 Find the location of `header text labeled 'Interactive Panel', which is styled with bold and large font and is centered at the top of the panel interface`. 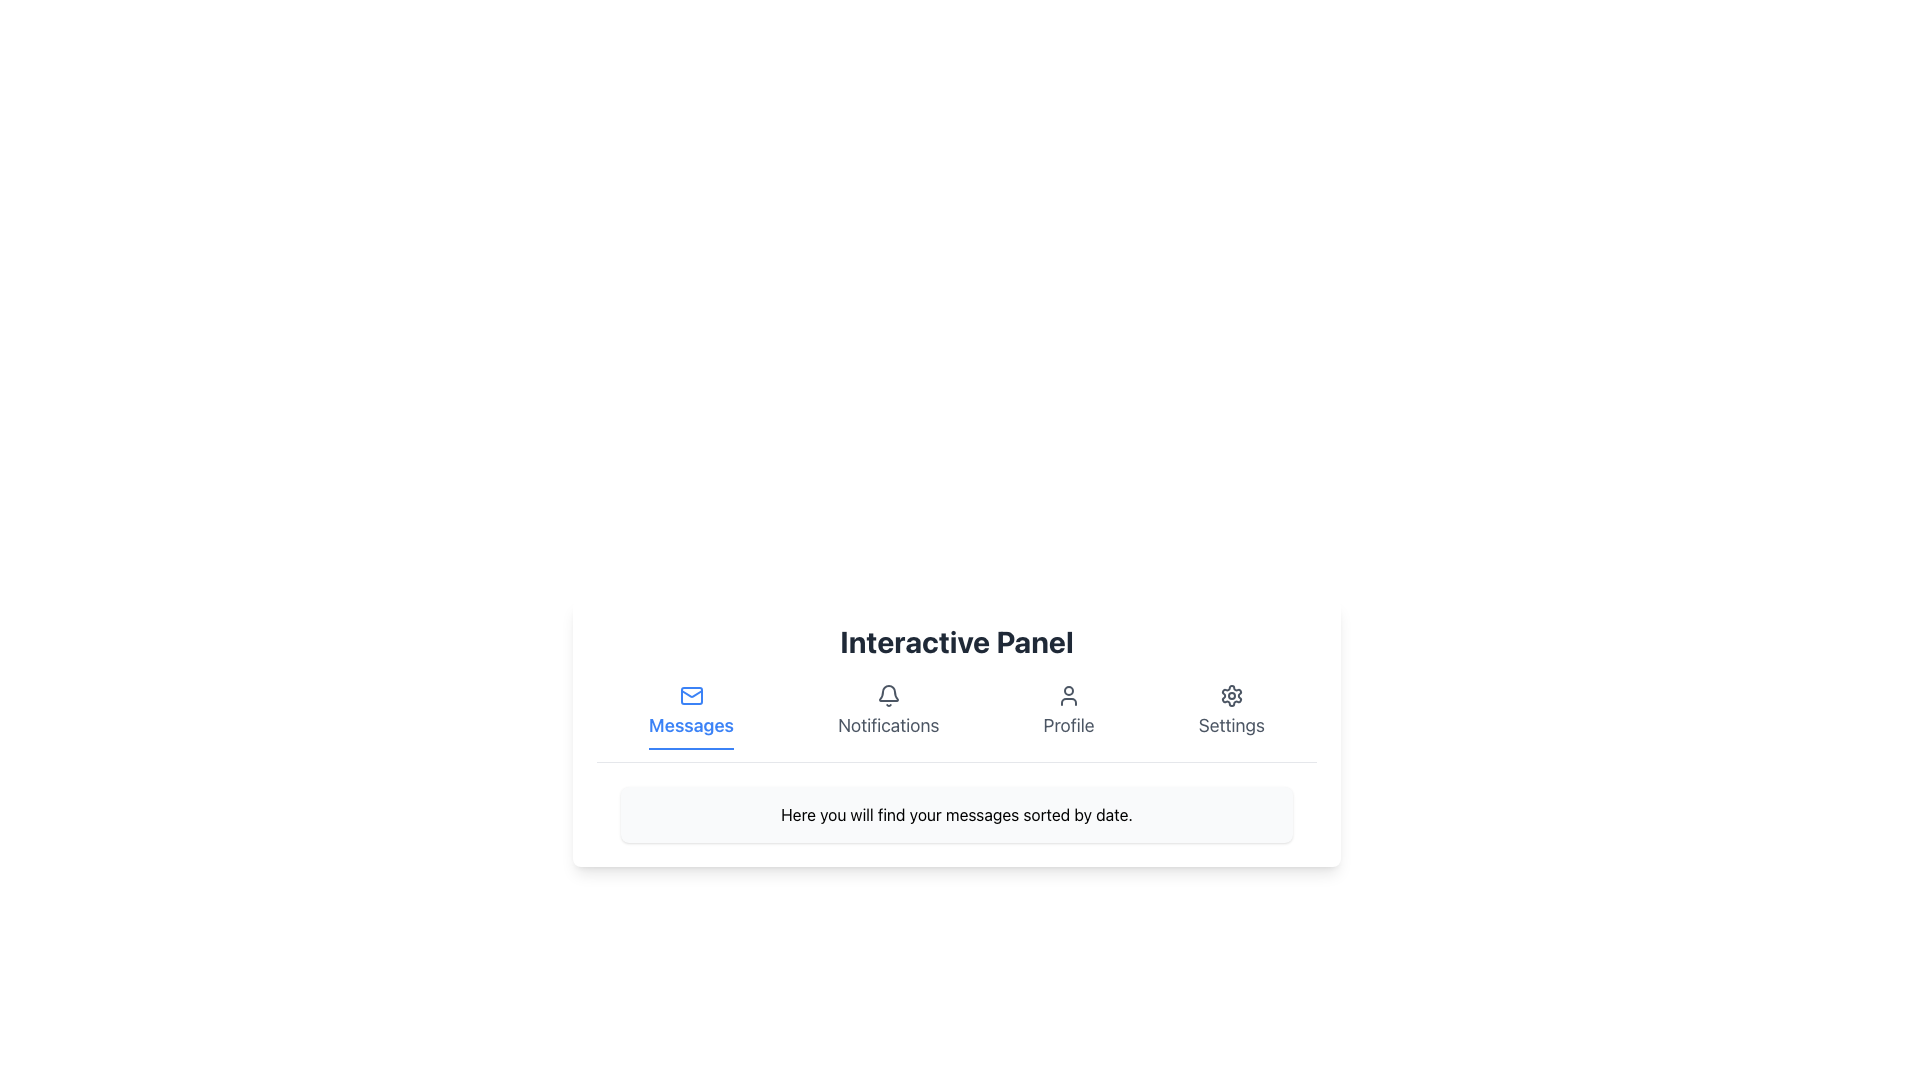

header text labeled 'Interactive Panel', which is styled with bold and large font and is centered at the top of the panel interface is located at coordinates (955, 641).